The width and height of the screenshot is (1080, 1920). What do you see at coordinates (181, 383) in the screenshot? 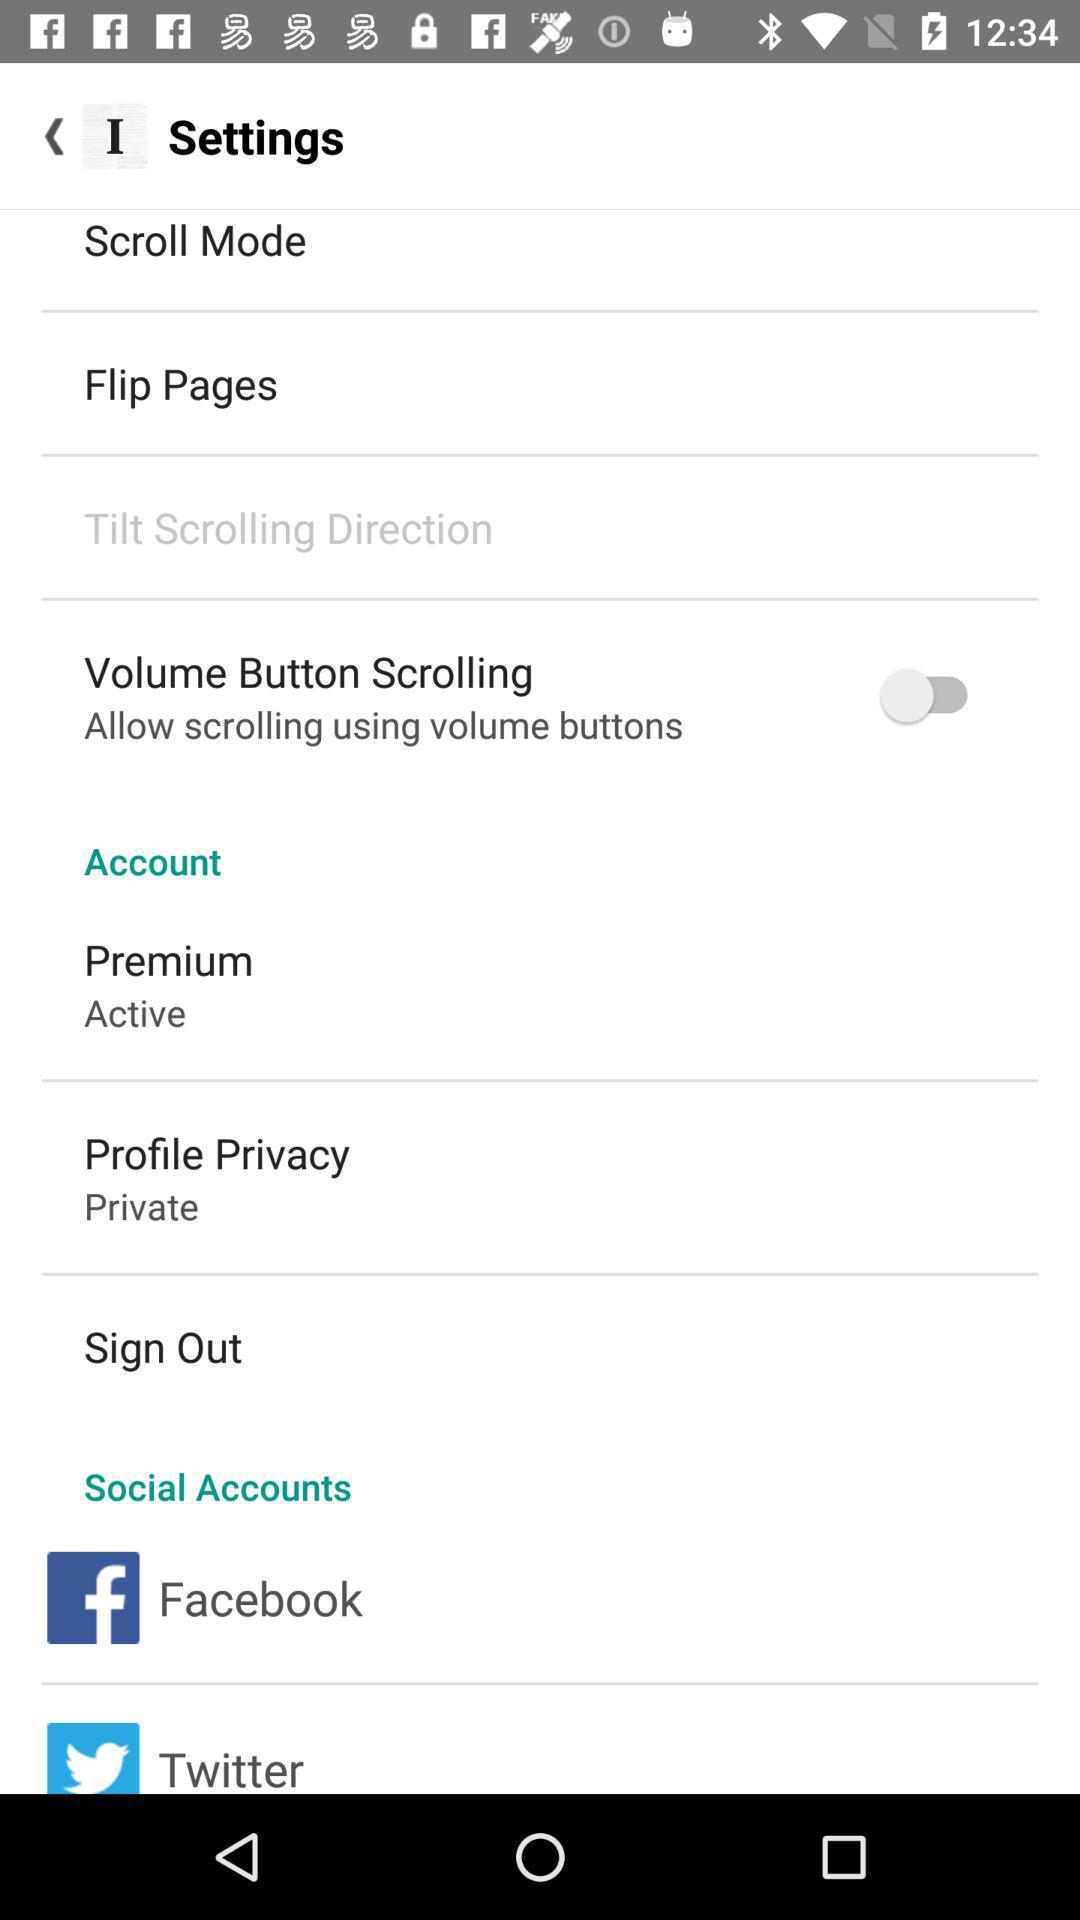
I see `flip pages` at bounding box center [181, 383].